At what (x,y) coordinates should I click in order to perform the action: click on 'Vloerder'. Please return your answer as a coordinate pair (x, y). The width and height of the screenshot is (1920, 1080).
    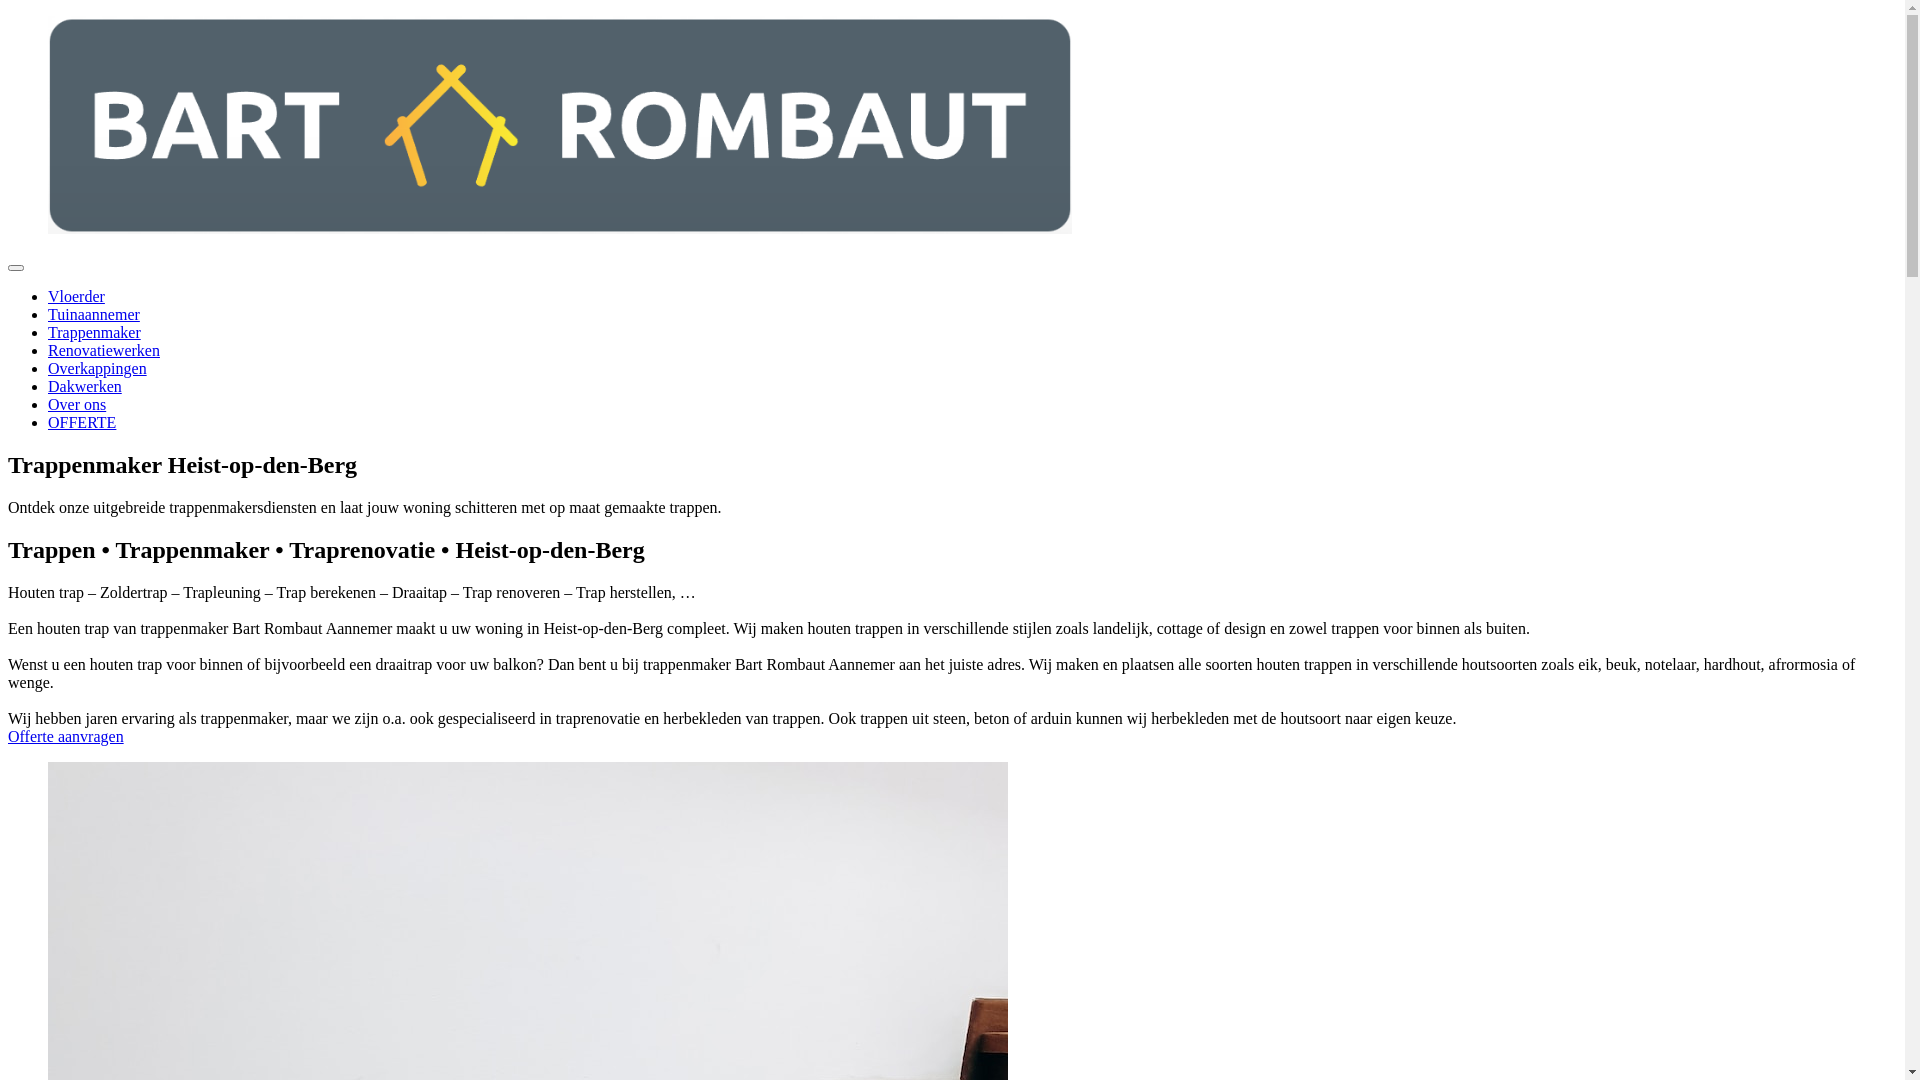
    Looking at the image, I should click on (48, 296).